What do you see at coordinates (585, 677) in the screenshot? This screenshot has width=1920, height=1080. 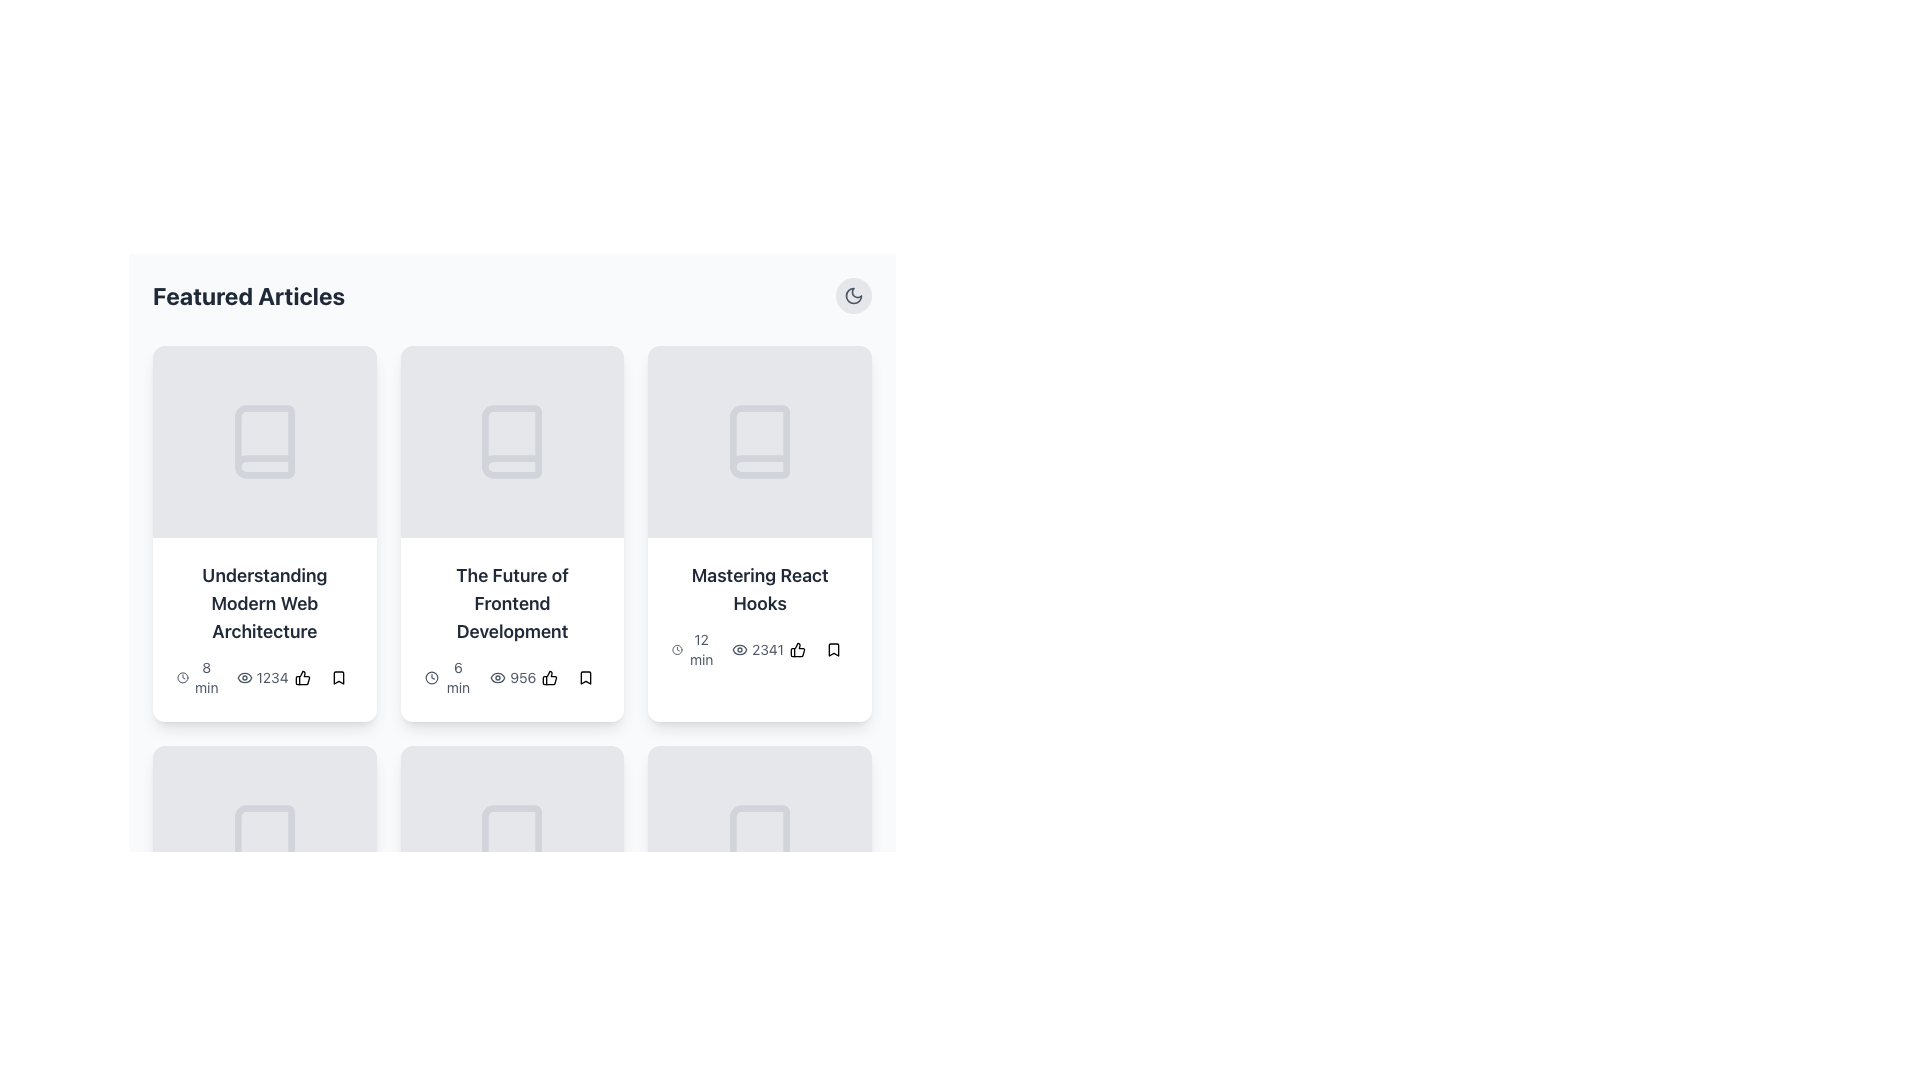 I see `the bookmark icon located in the bottom-right corner of the second card from the left in the first row of the article grid` at bounding box center [585, 677].